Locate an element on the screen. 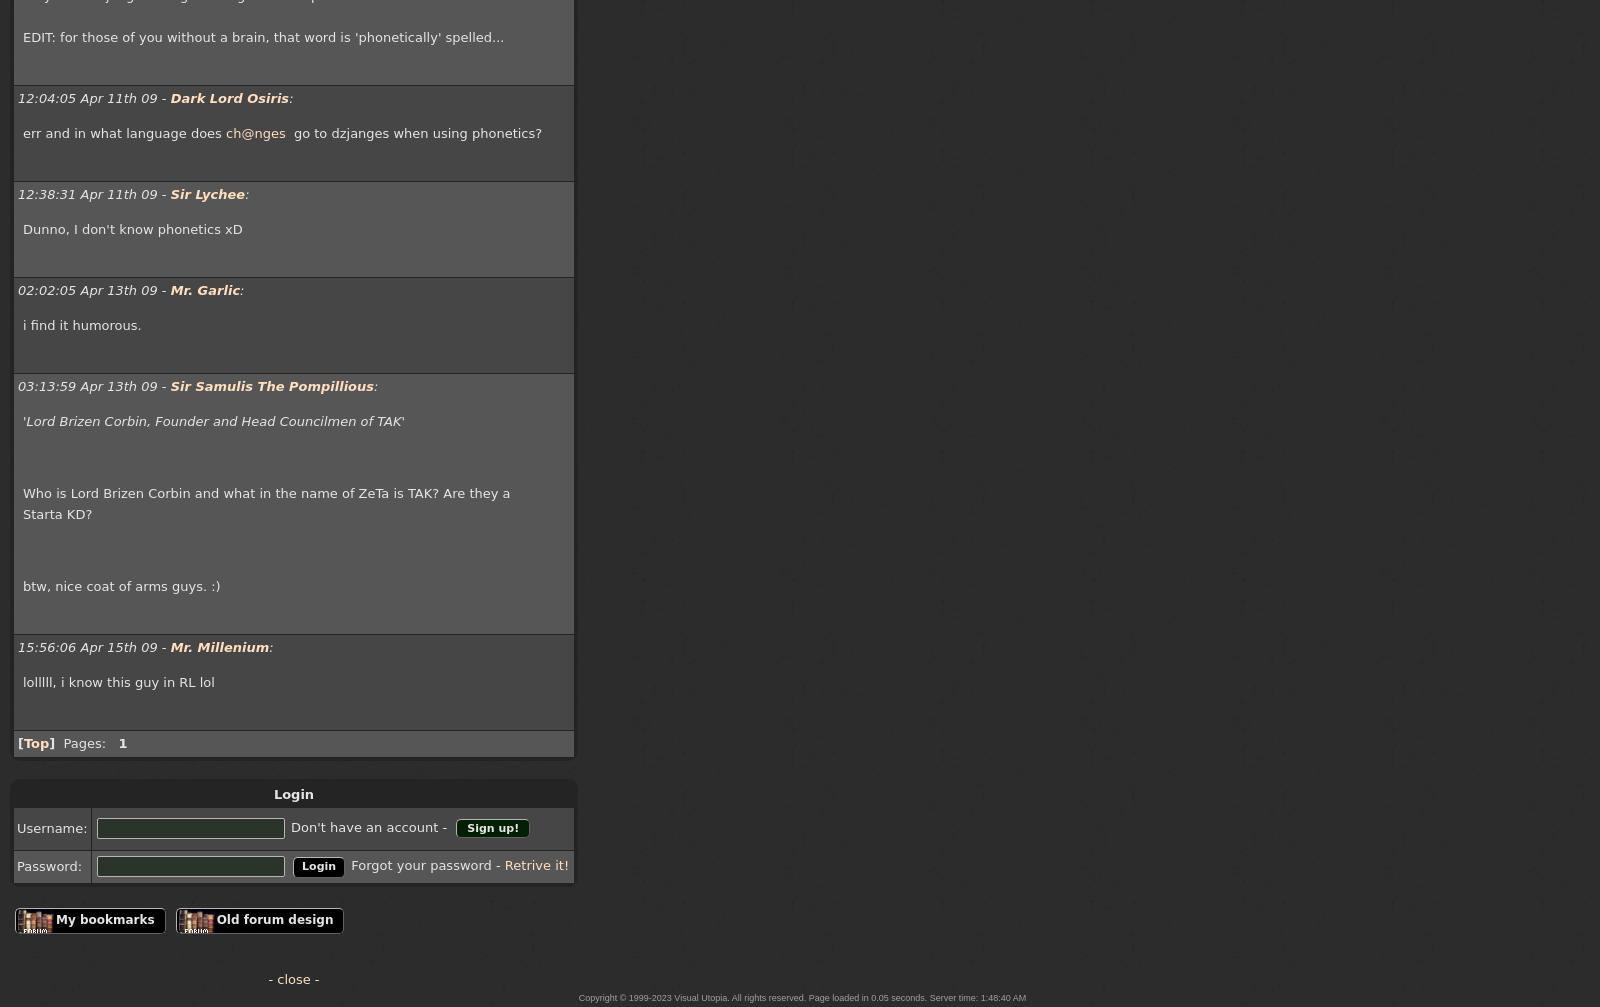 The height and width of the screenshot is (1007, 1600). 'Mr. Garlic' is located at coordinates (204, 290).